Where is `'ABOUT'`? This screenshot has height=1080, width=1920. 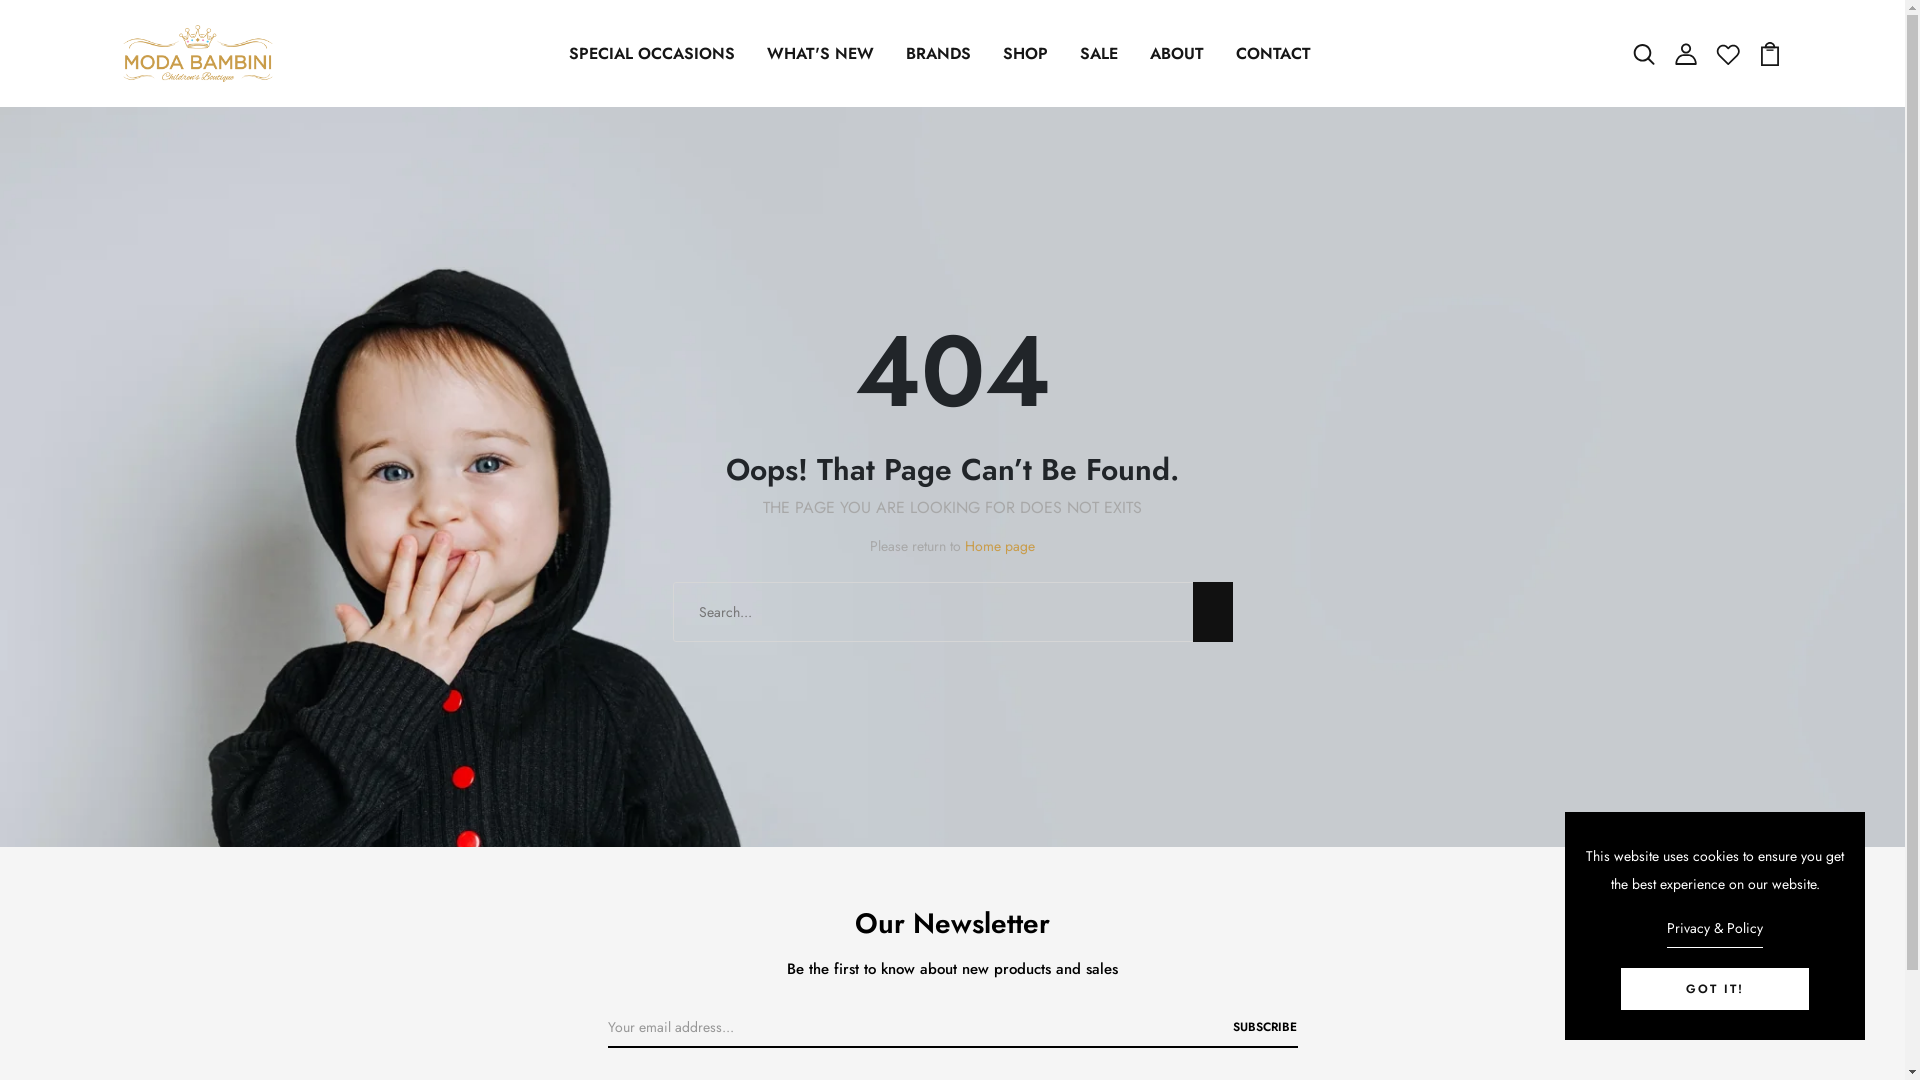 'ABOUT' is located at coordinates (1176, 53).